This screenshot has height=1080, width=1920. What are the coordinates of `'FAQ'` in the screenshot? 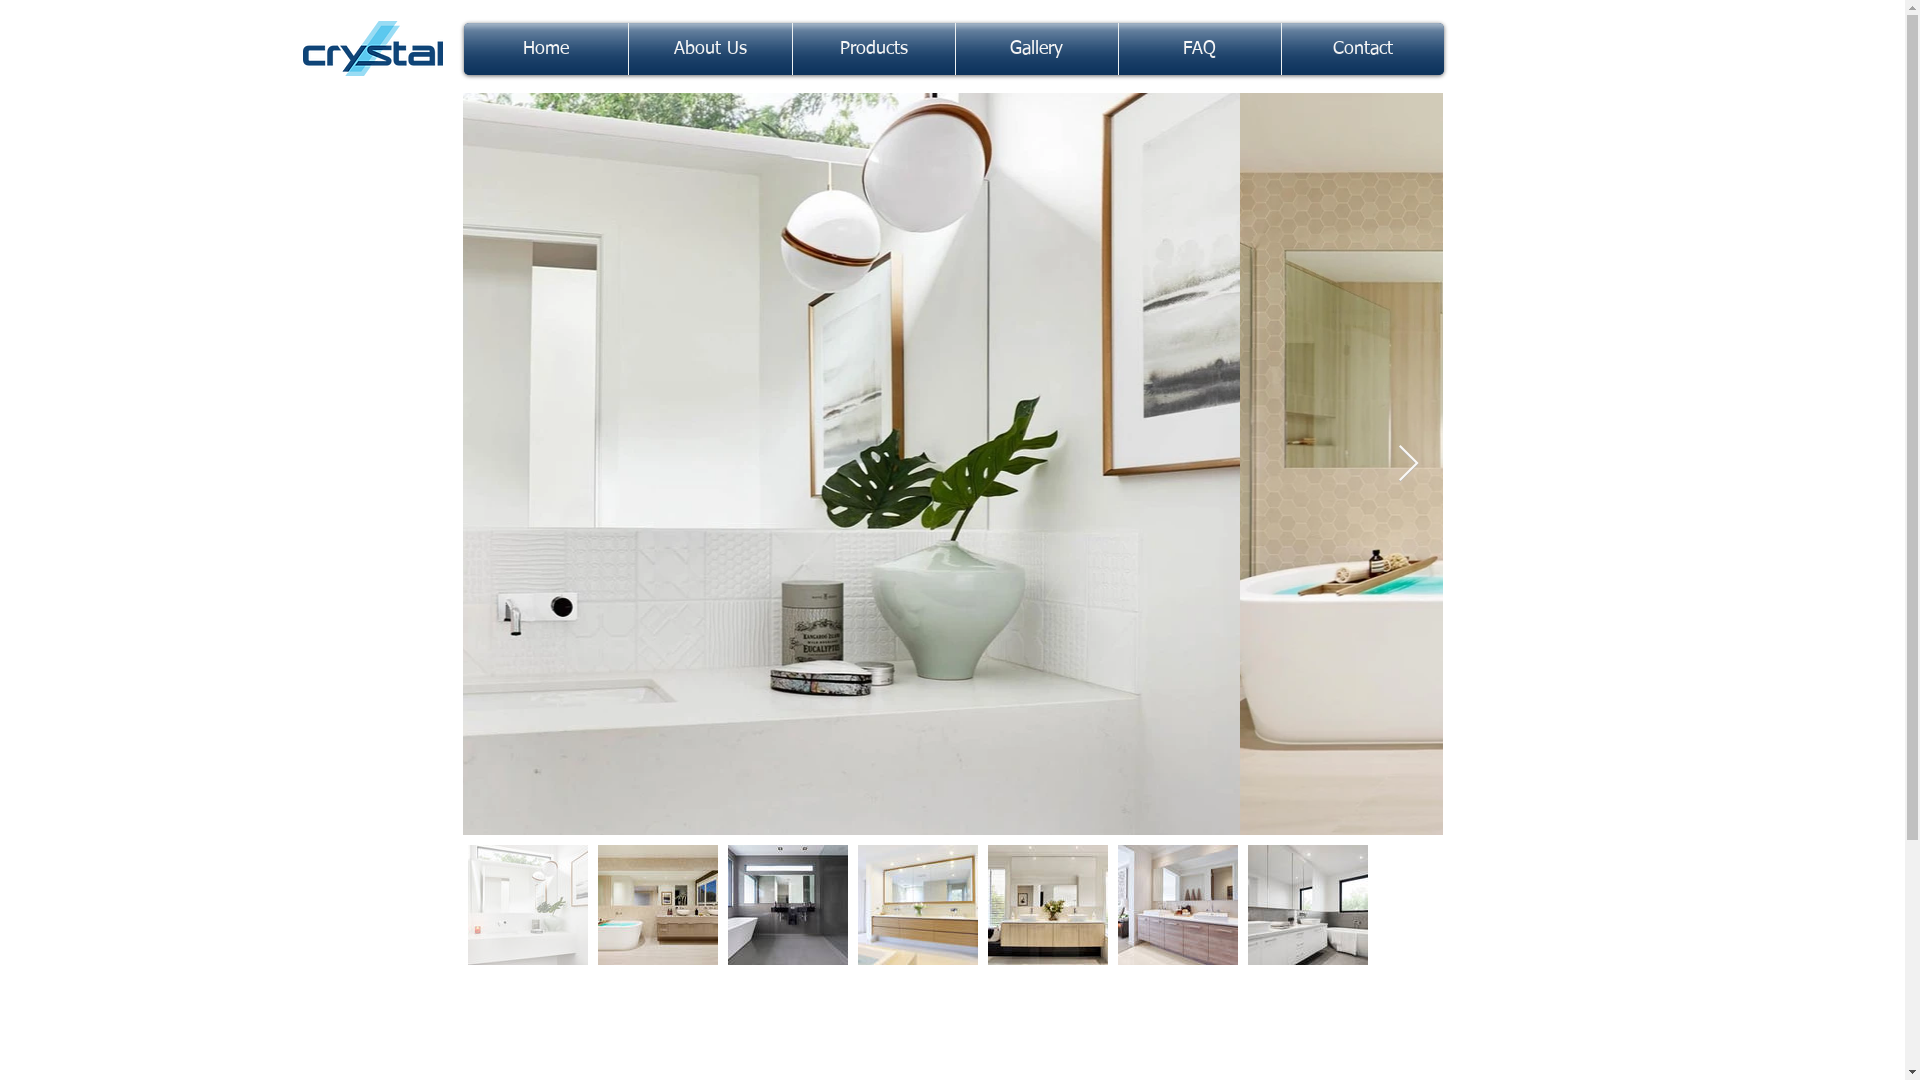 It's located at (1199, 48).